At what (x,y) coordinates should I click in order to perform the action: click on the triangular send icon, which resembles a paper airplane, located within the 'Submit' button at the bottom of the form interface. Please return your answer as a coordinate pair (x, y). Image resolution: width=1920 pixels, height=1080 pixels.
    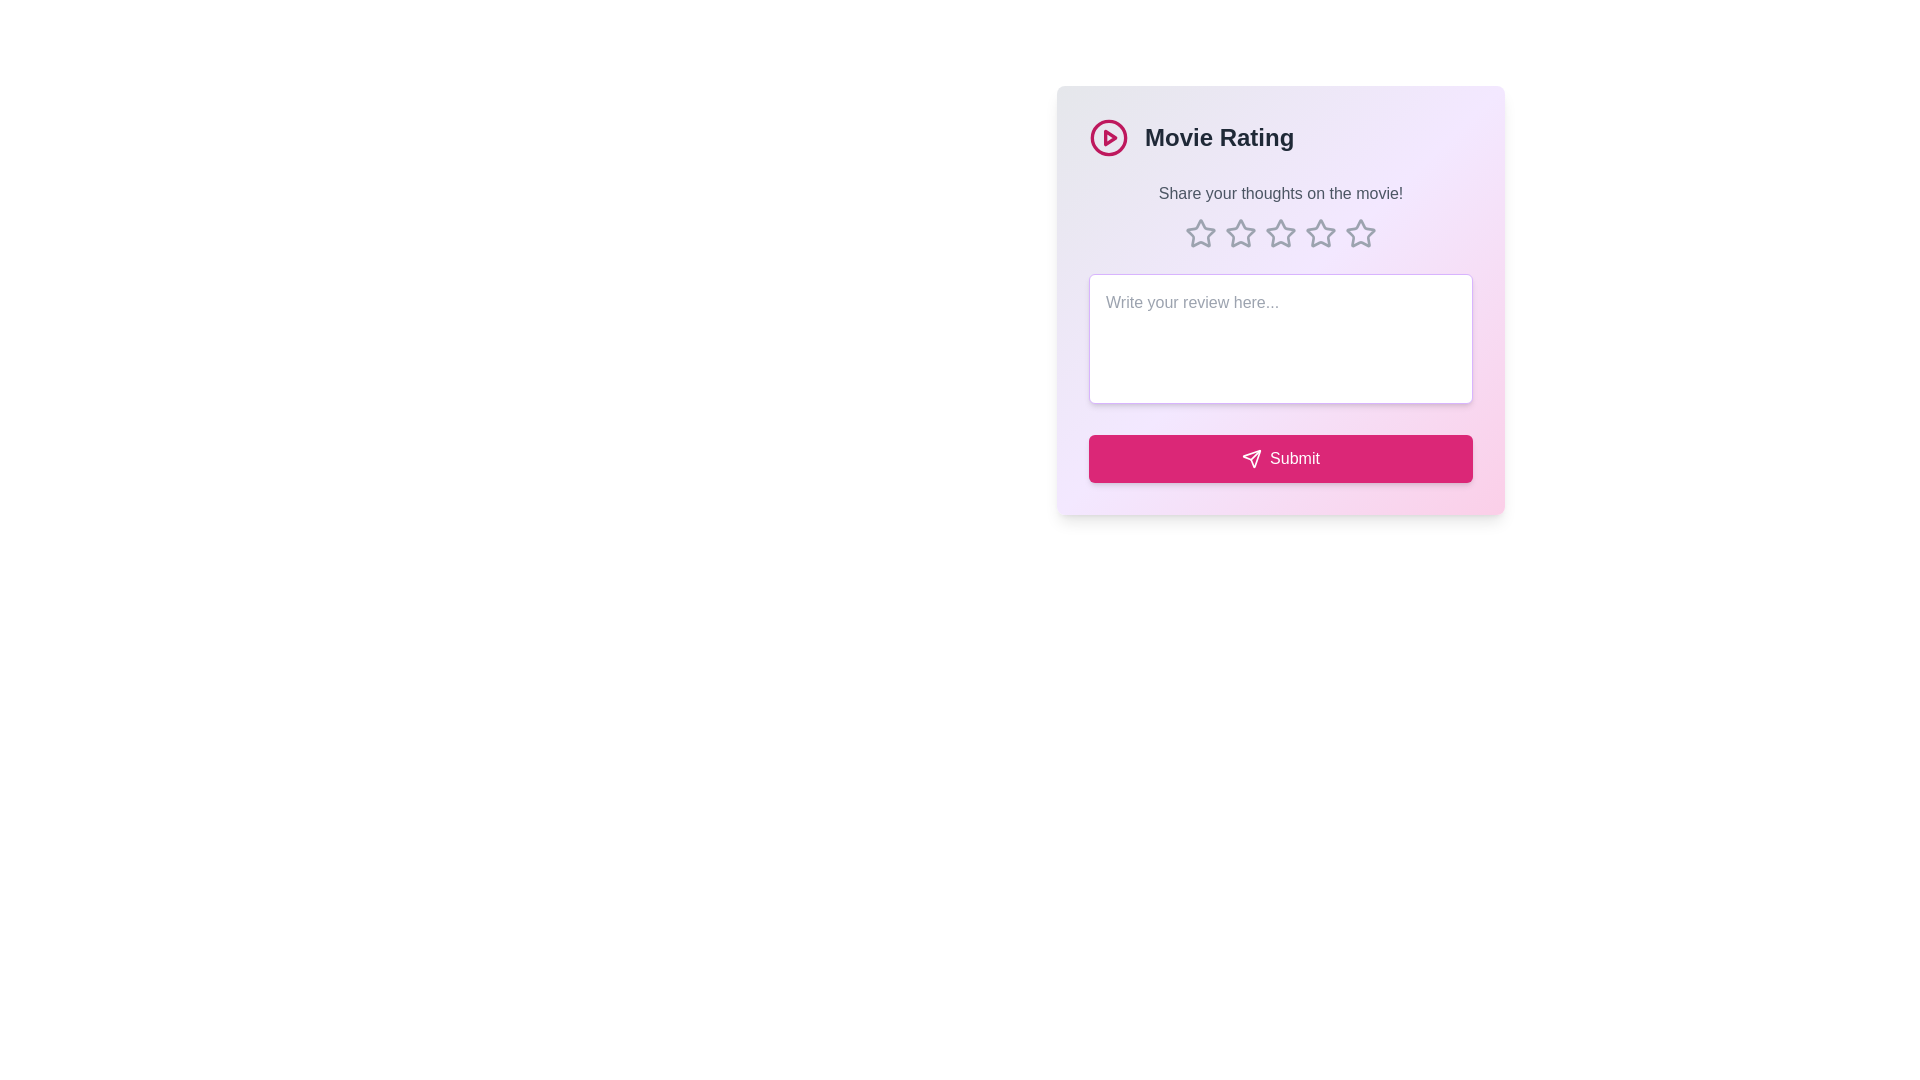
    Looking at the image, I should click on (1251, 459).